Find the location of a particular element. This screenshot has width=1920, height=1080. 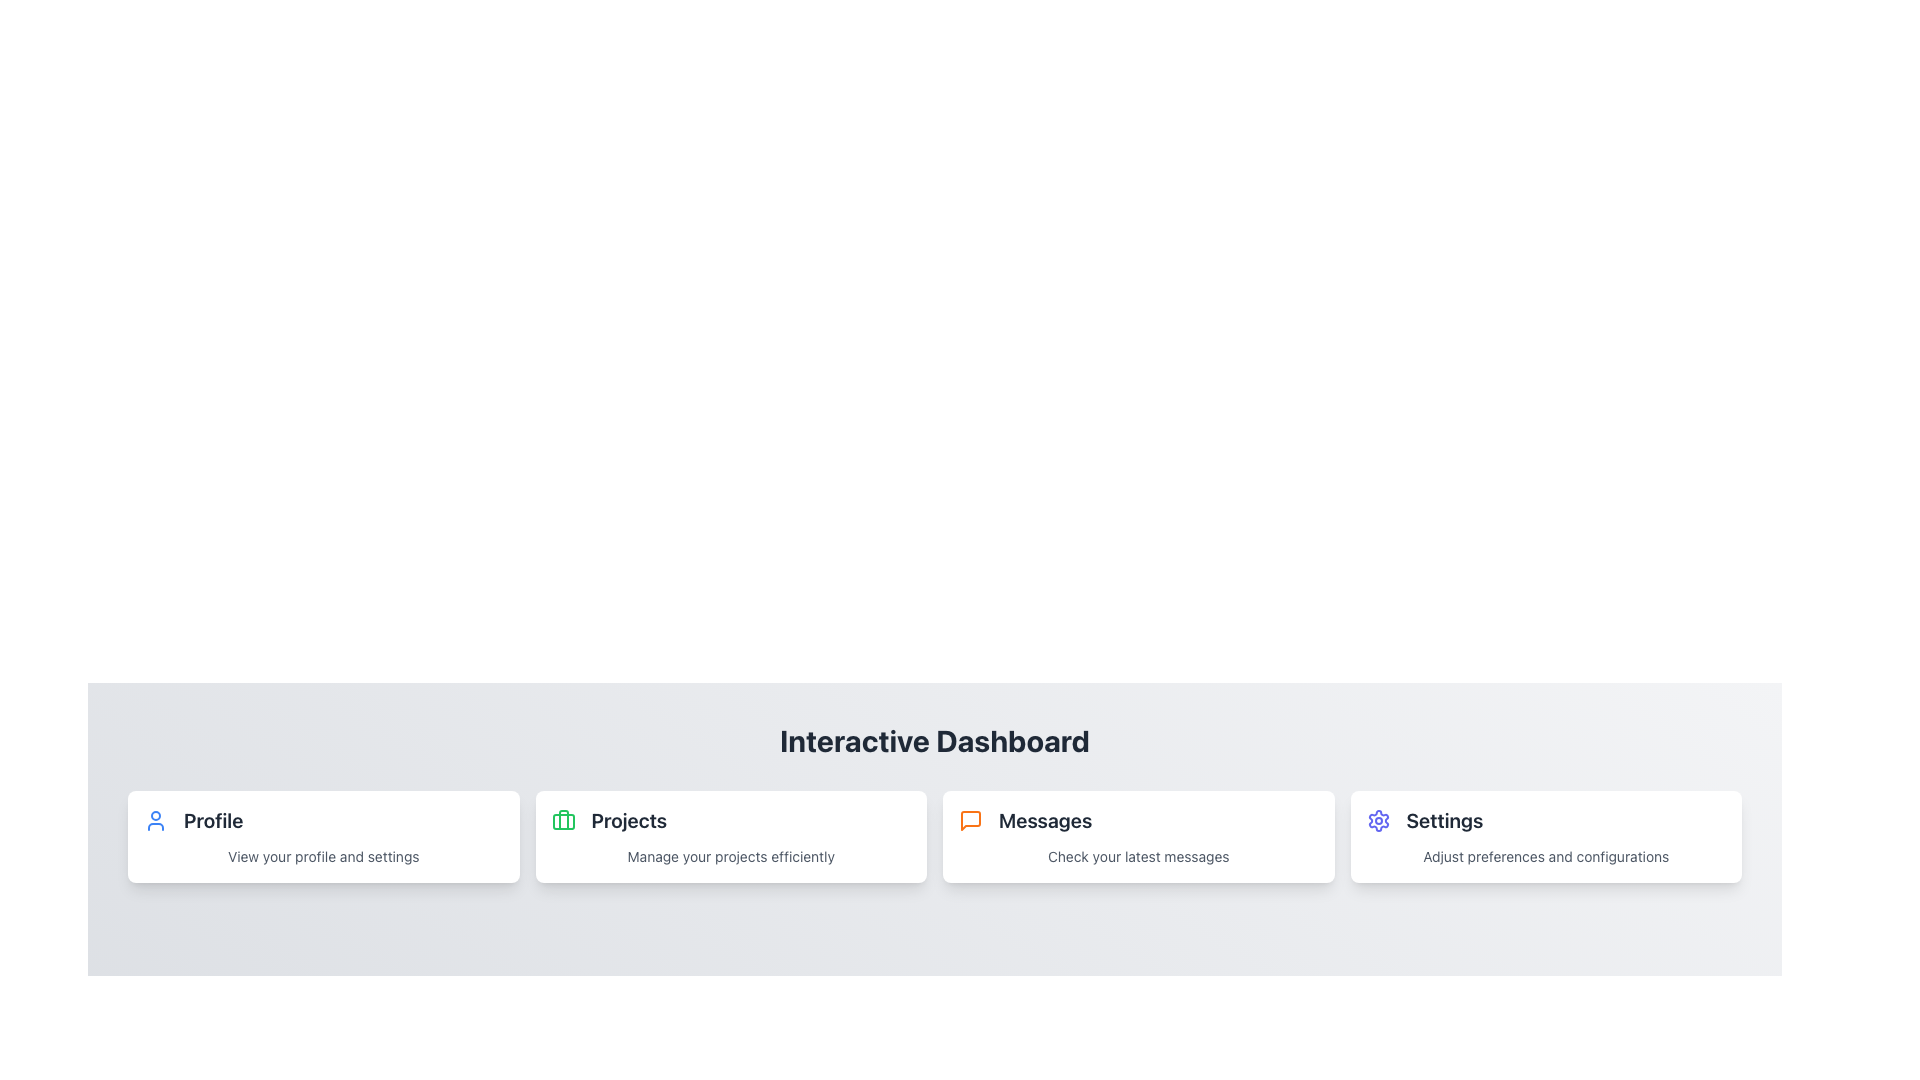

the 'Profile' text label in the interactive dashboard, which is the leftmost element in a row of four card-like options, indicating the corresponding section is located at coordinates (213, 821).